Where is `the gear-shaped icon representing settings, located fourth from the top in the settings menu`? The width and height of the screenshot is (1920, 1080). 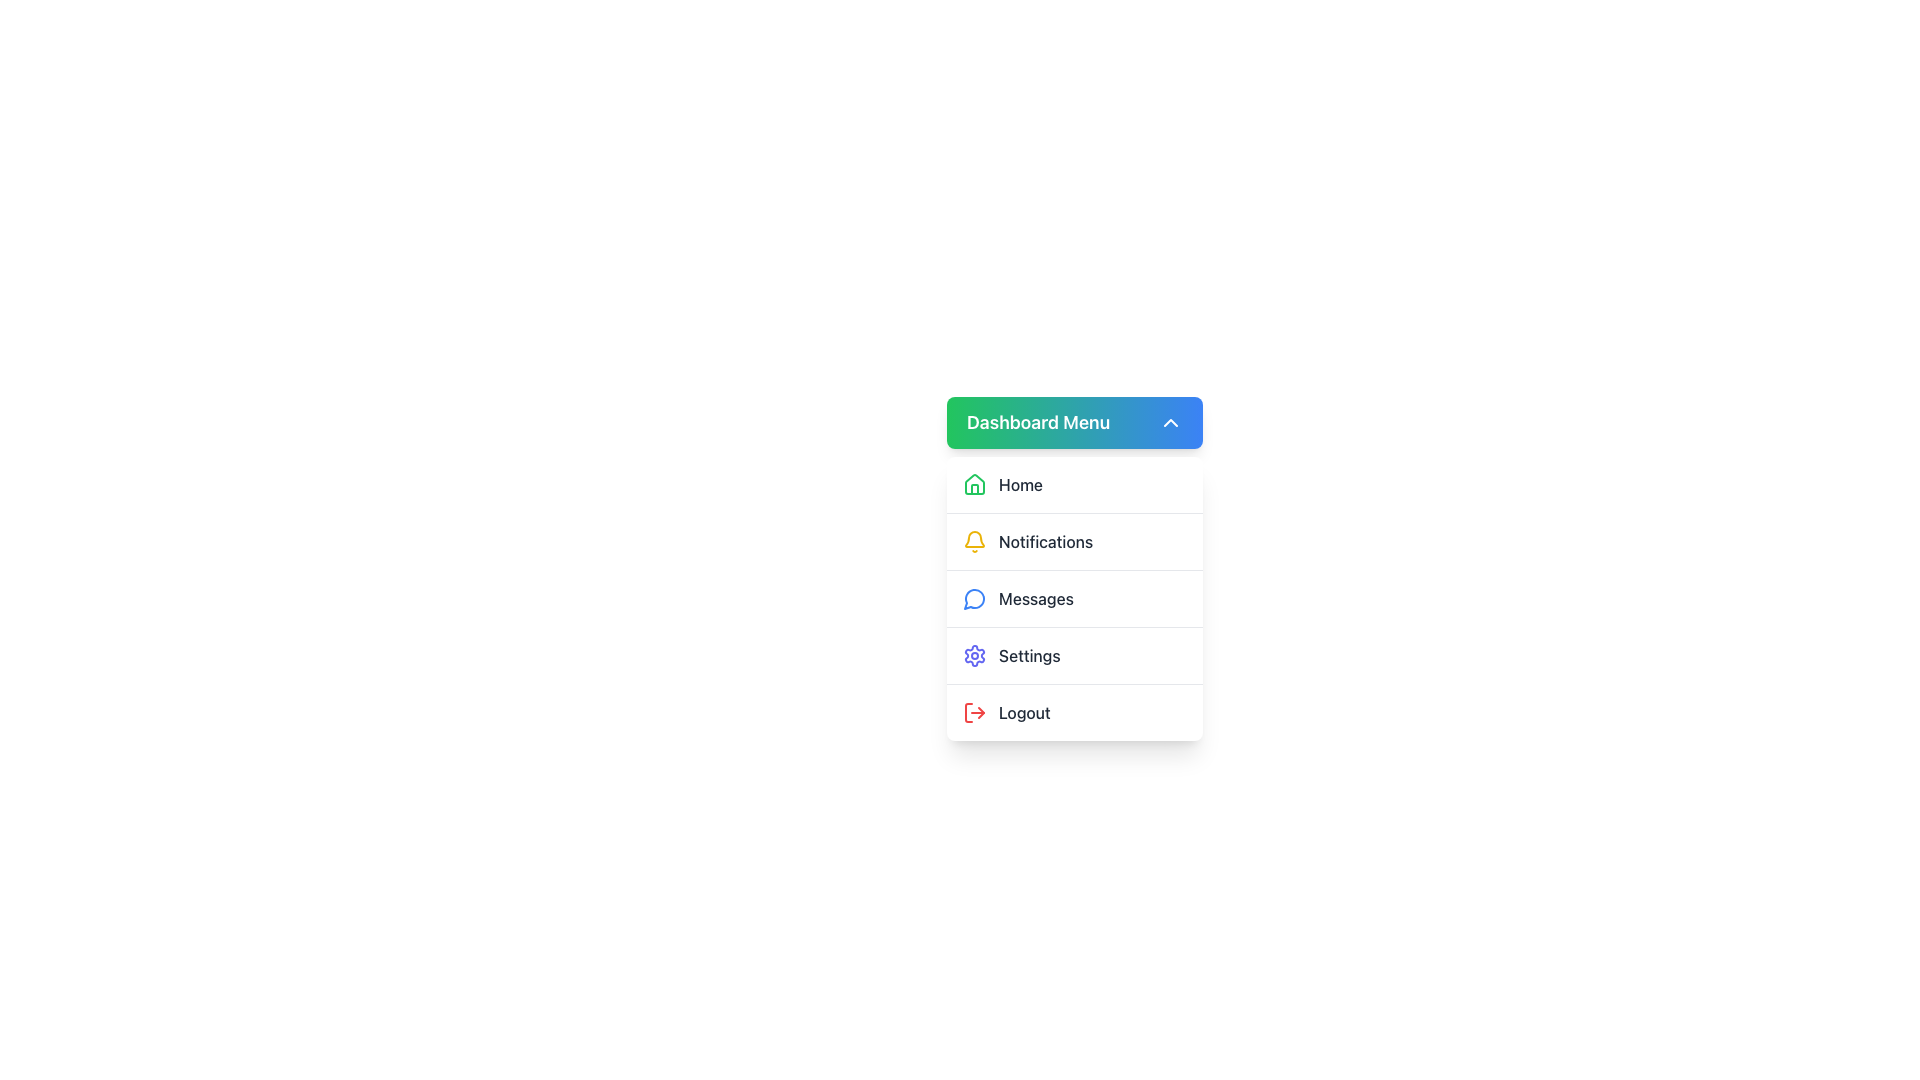 the gear-shaped icon representing settings, located fourth from the top in the settings menu is located at coordinates (974, 655).